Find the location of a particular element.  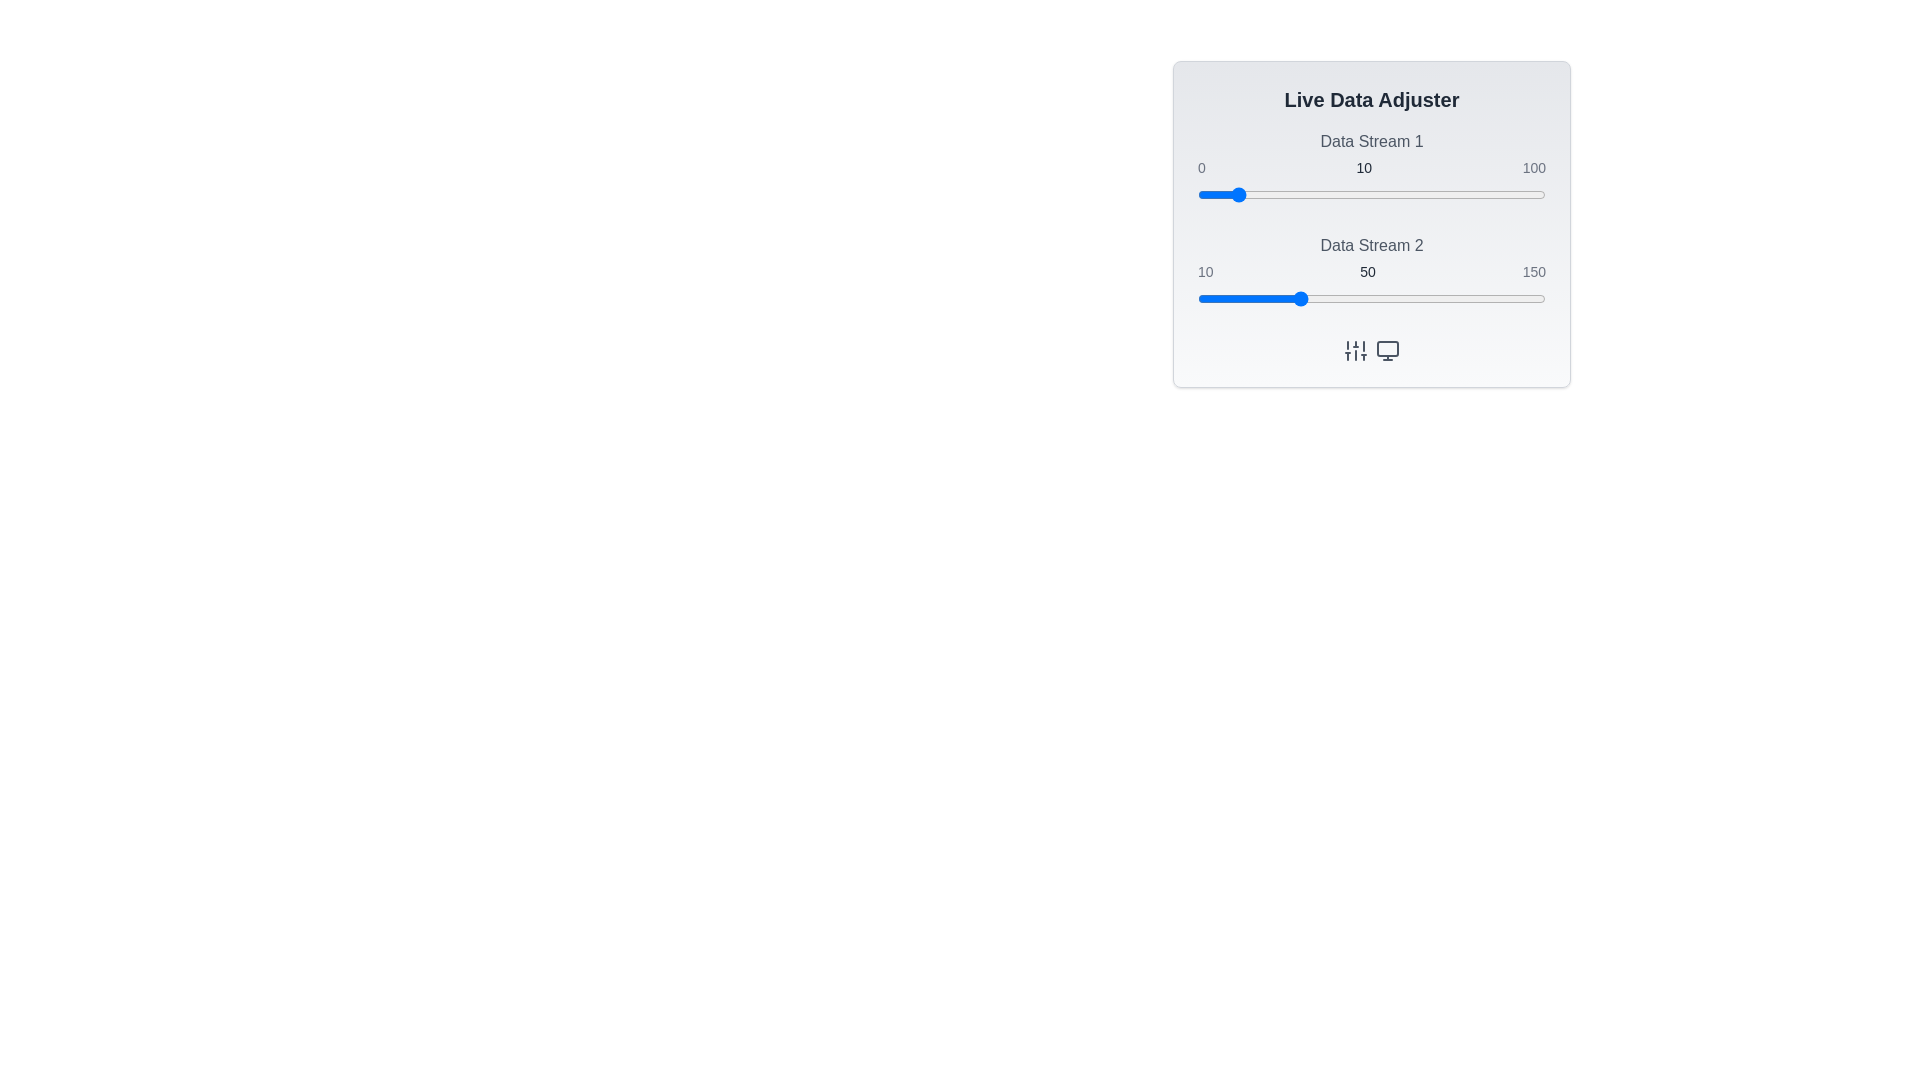

the Data Stream 2 value is located at coordinates (1378, 299).